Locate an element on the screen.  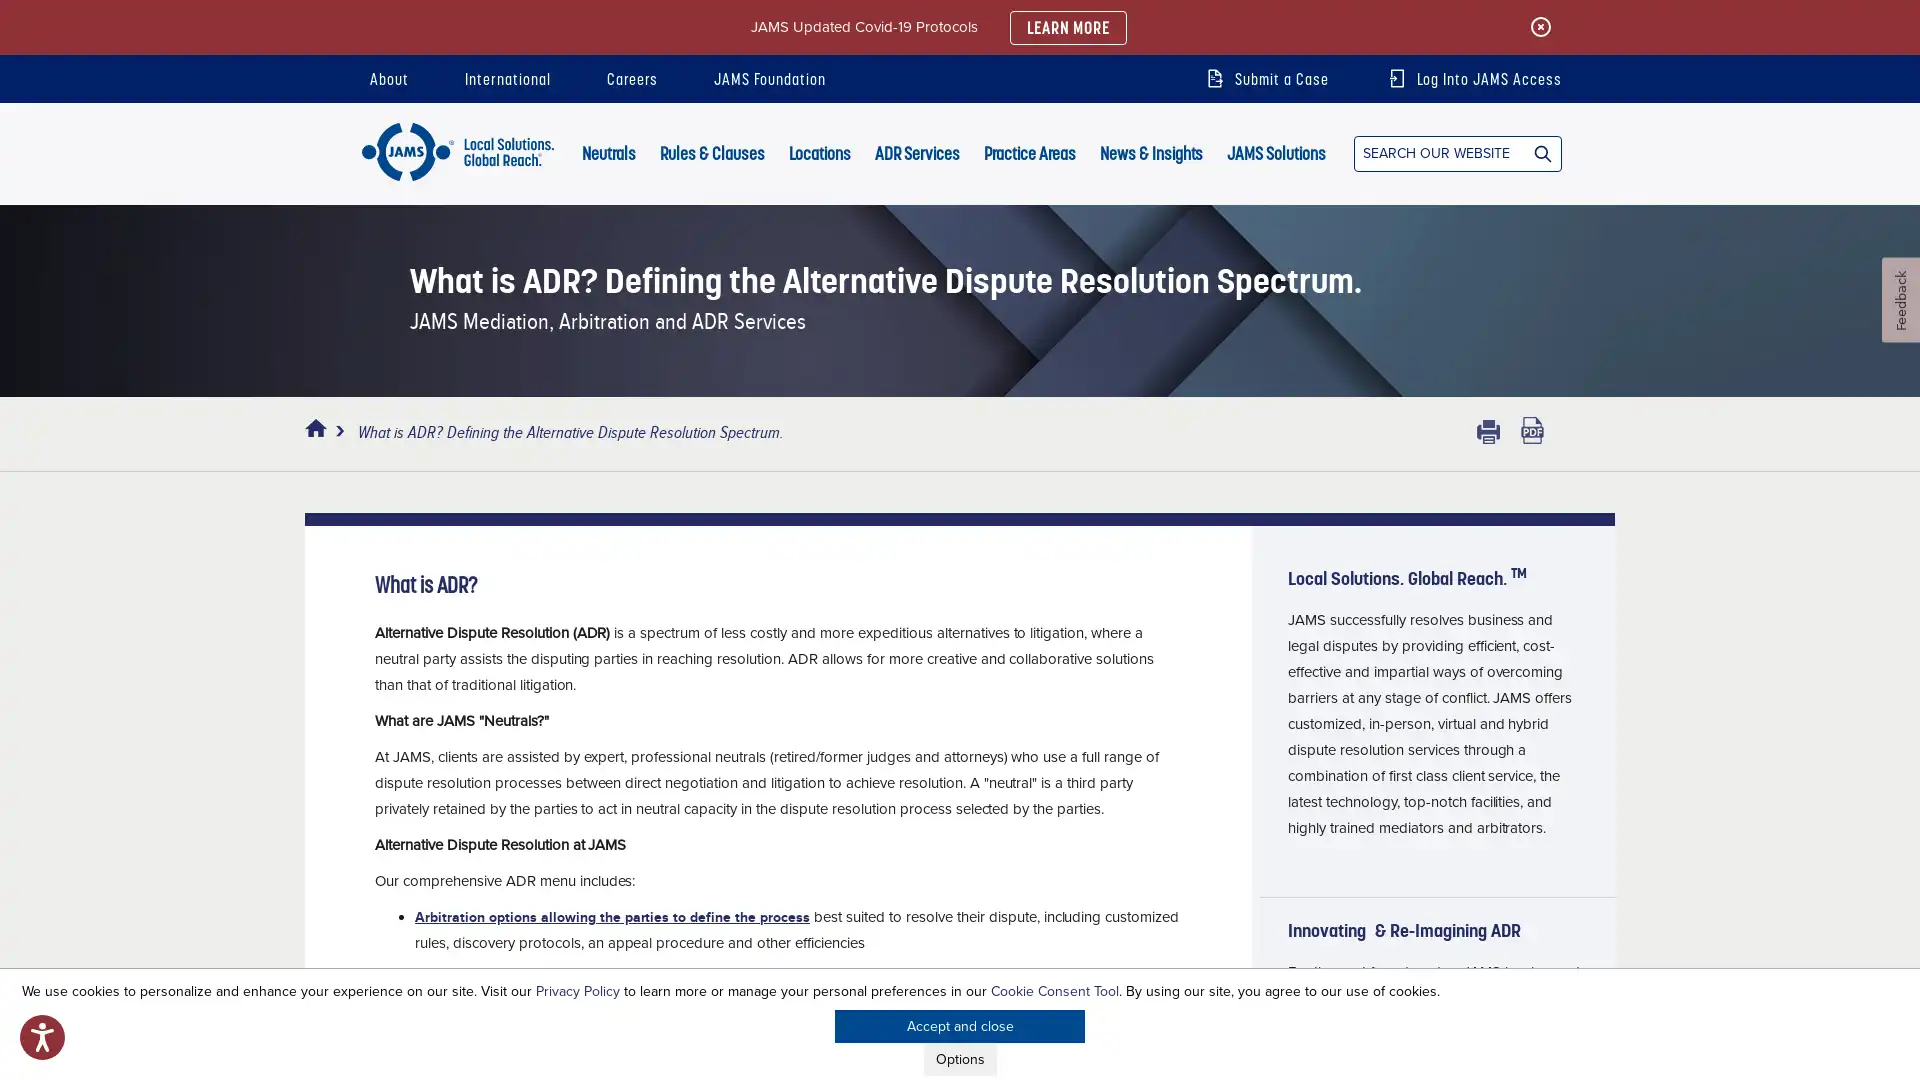
Options is located at coordinates (958, 1058).